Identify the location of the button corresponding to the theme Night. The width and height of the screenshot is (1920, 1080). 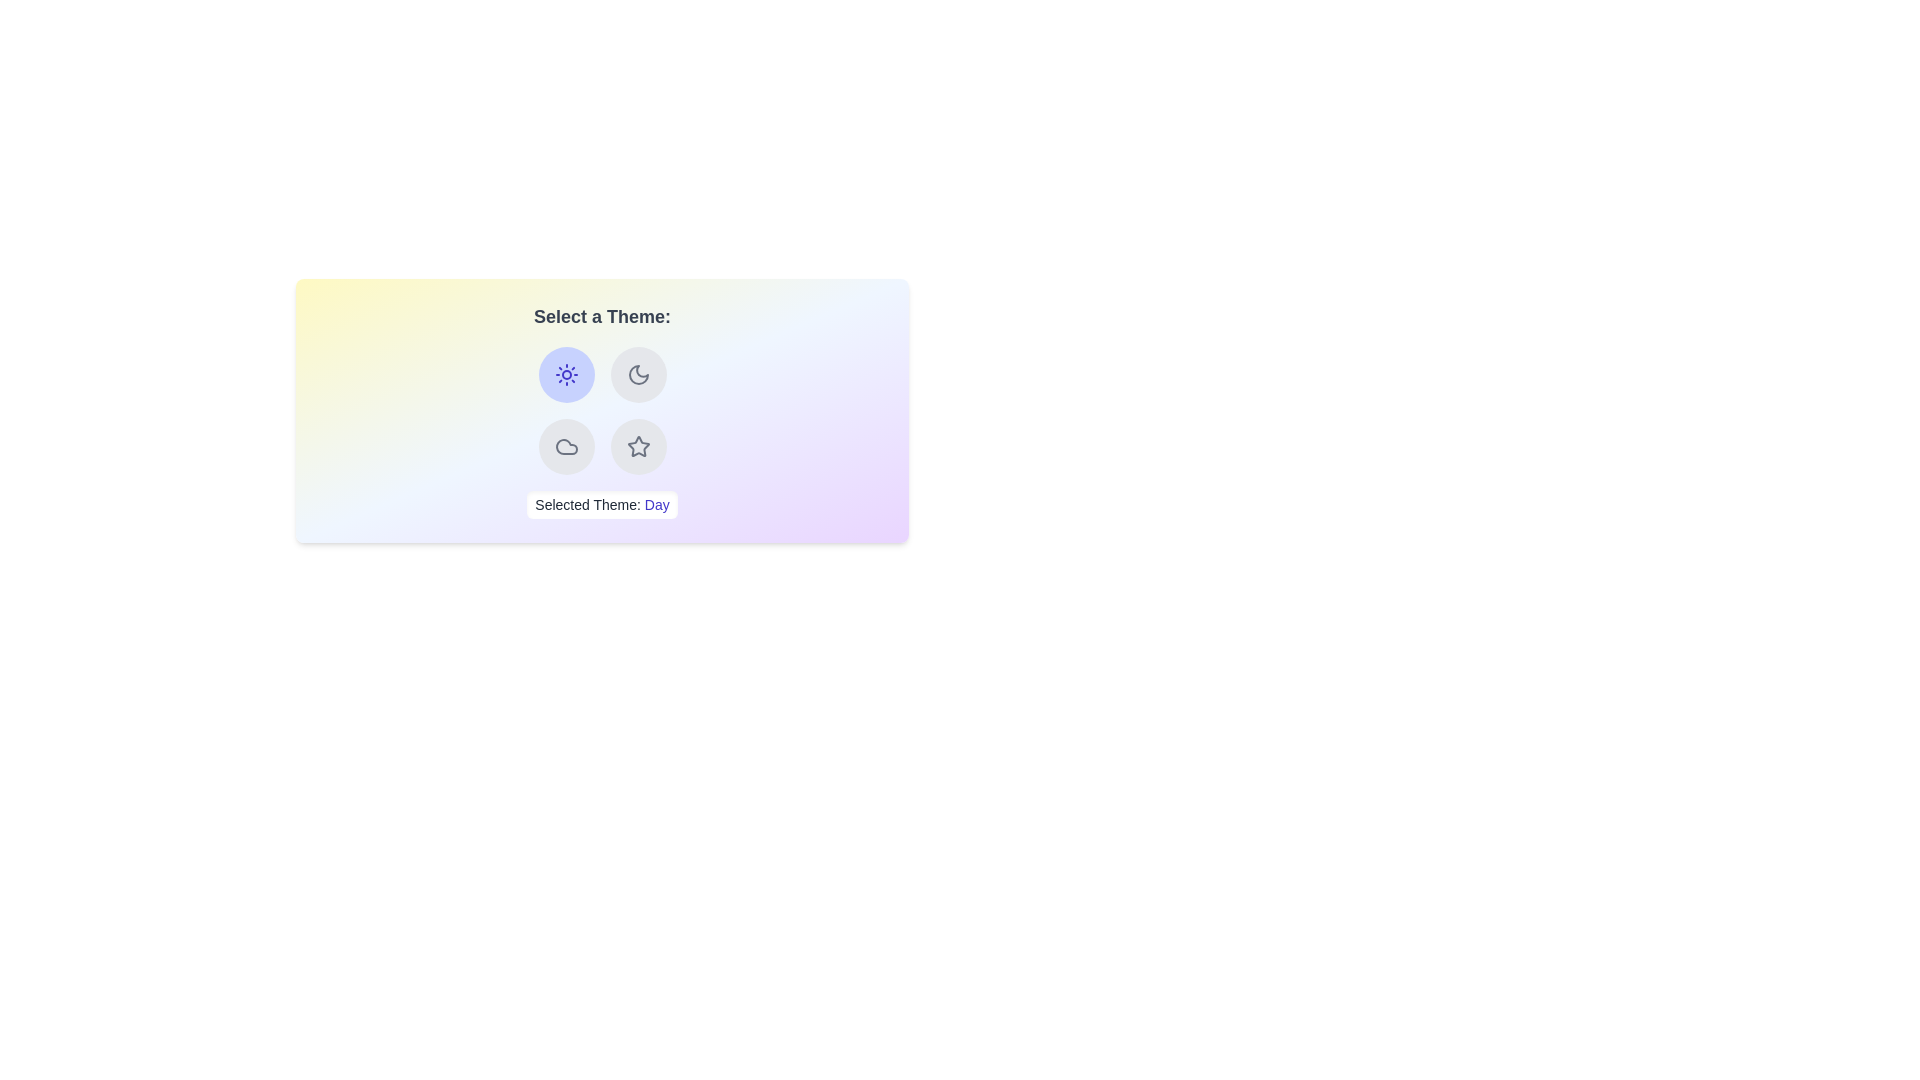
(637, 374).